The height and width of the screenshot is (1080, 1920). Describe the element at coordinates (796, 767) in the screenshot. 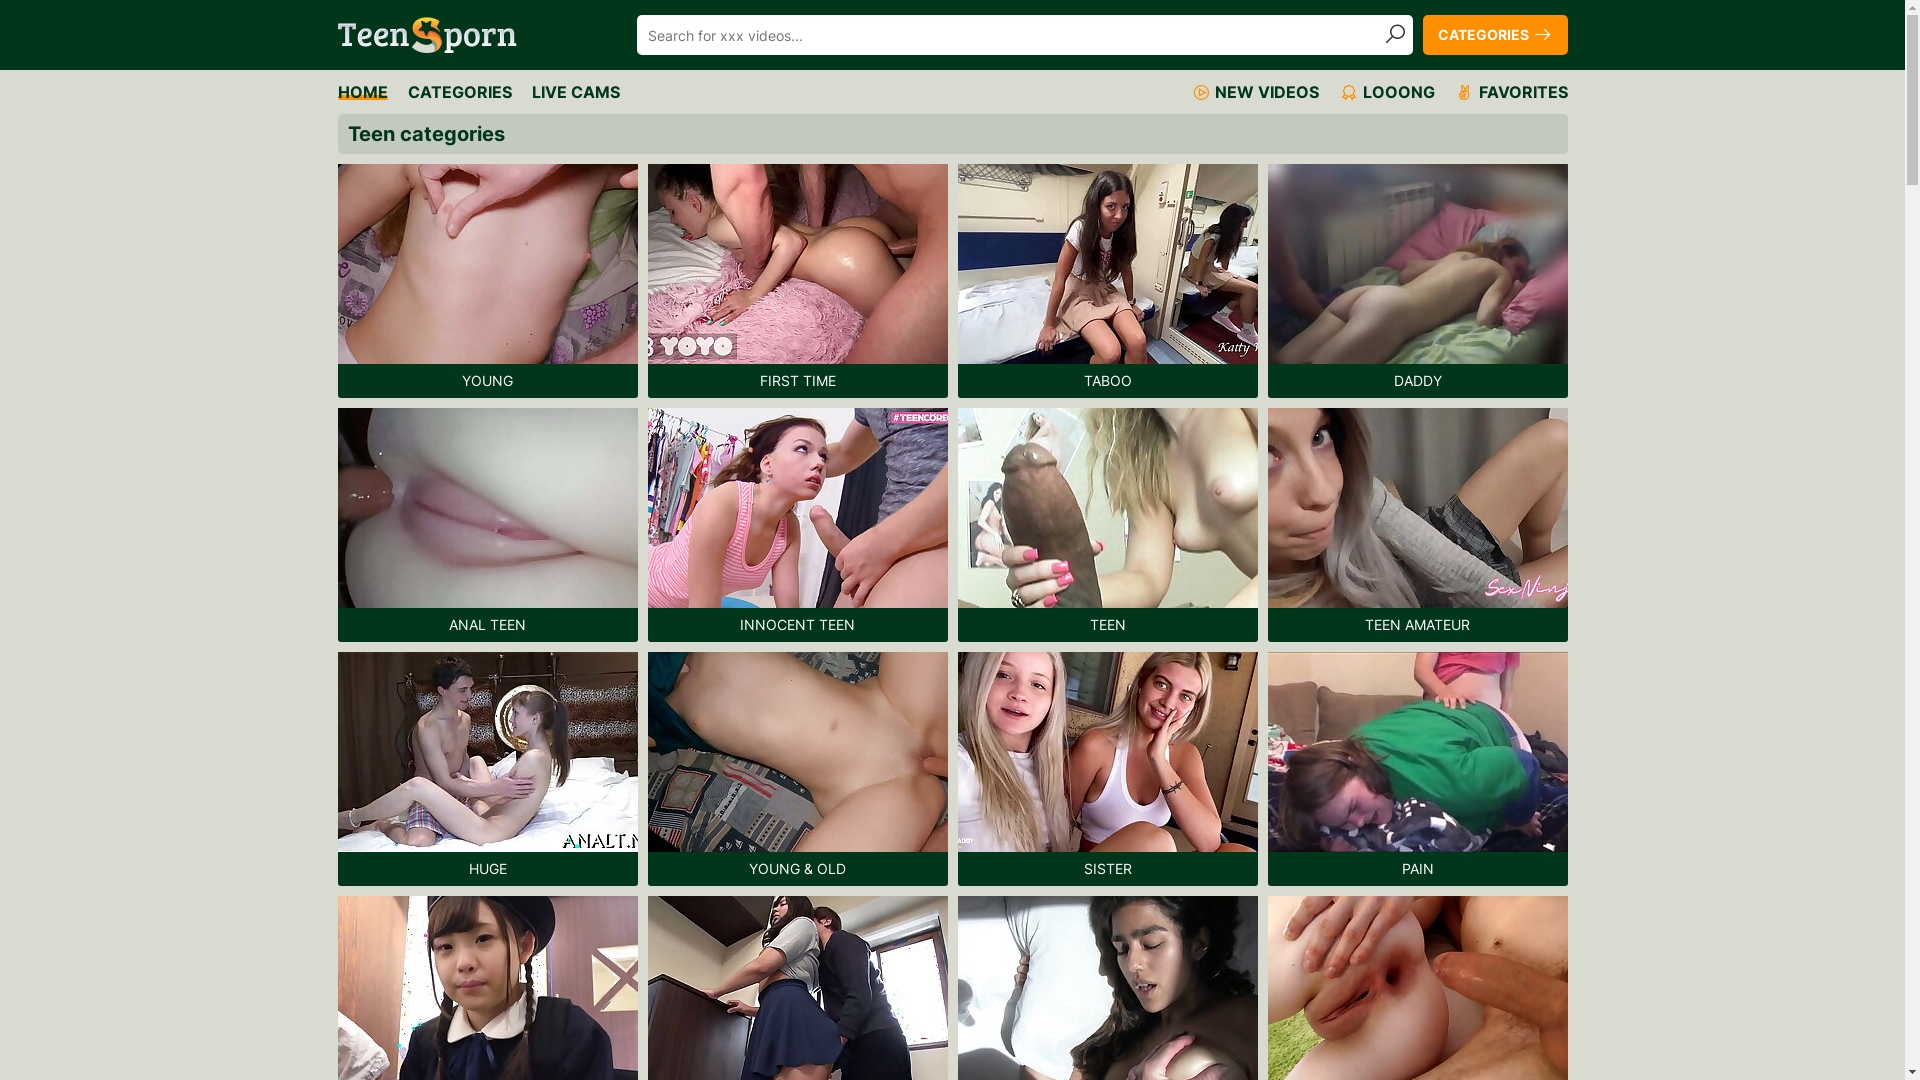

I see `'YOUNG & OLD'` at that location.